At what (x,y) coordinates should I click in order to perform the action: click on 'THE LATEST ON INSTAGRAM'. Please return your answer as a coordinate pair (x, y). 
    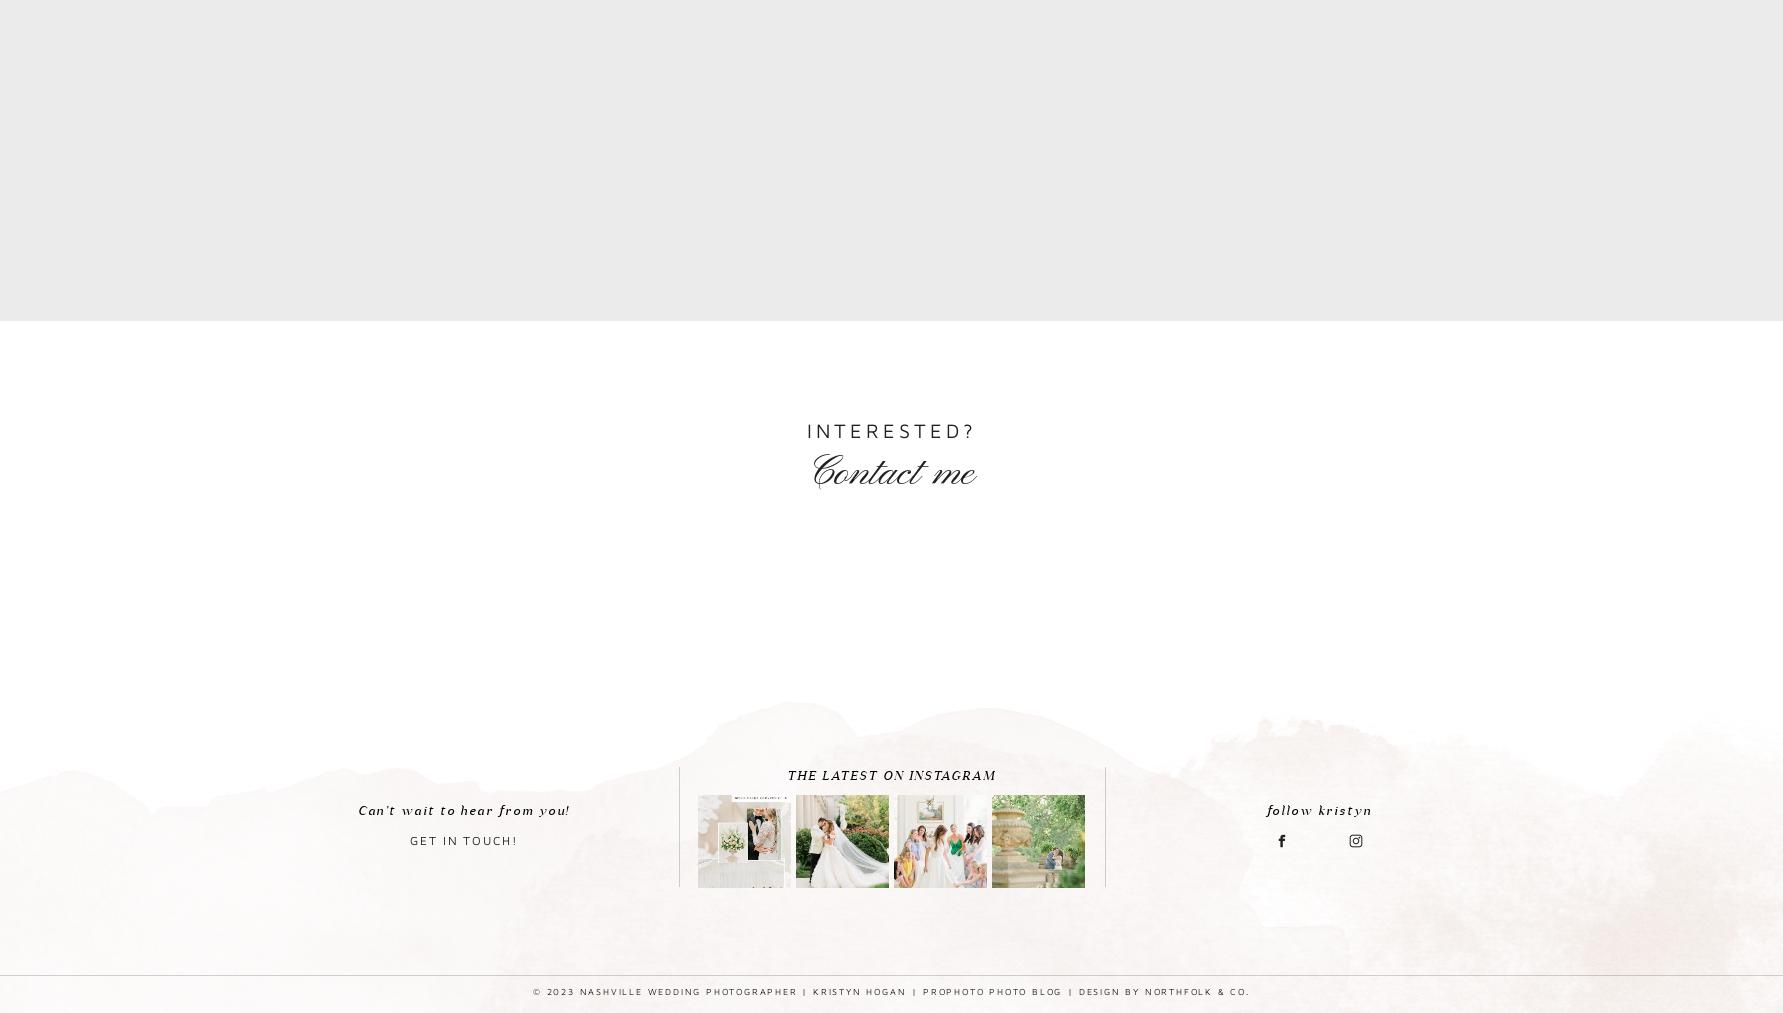
    Looking at the image, I should click on (890, 774).